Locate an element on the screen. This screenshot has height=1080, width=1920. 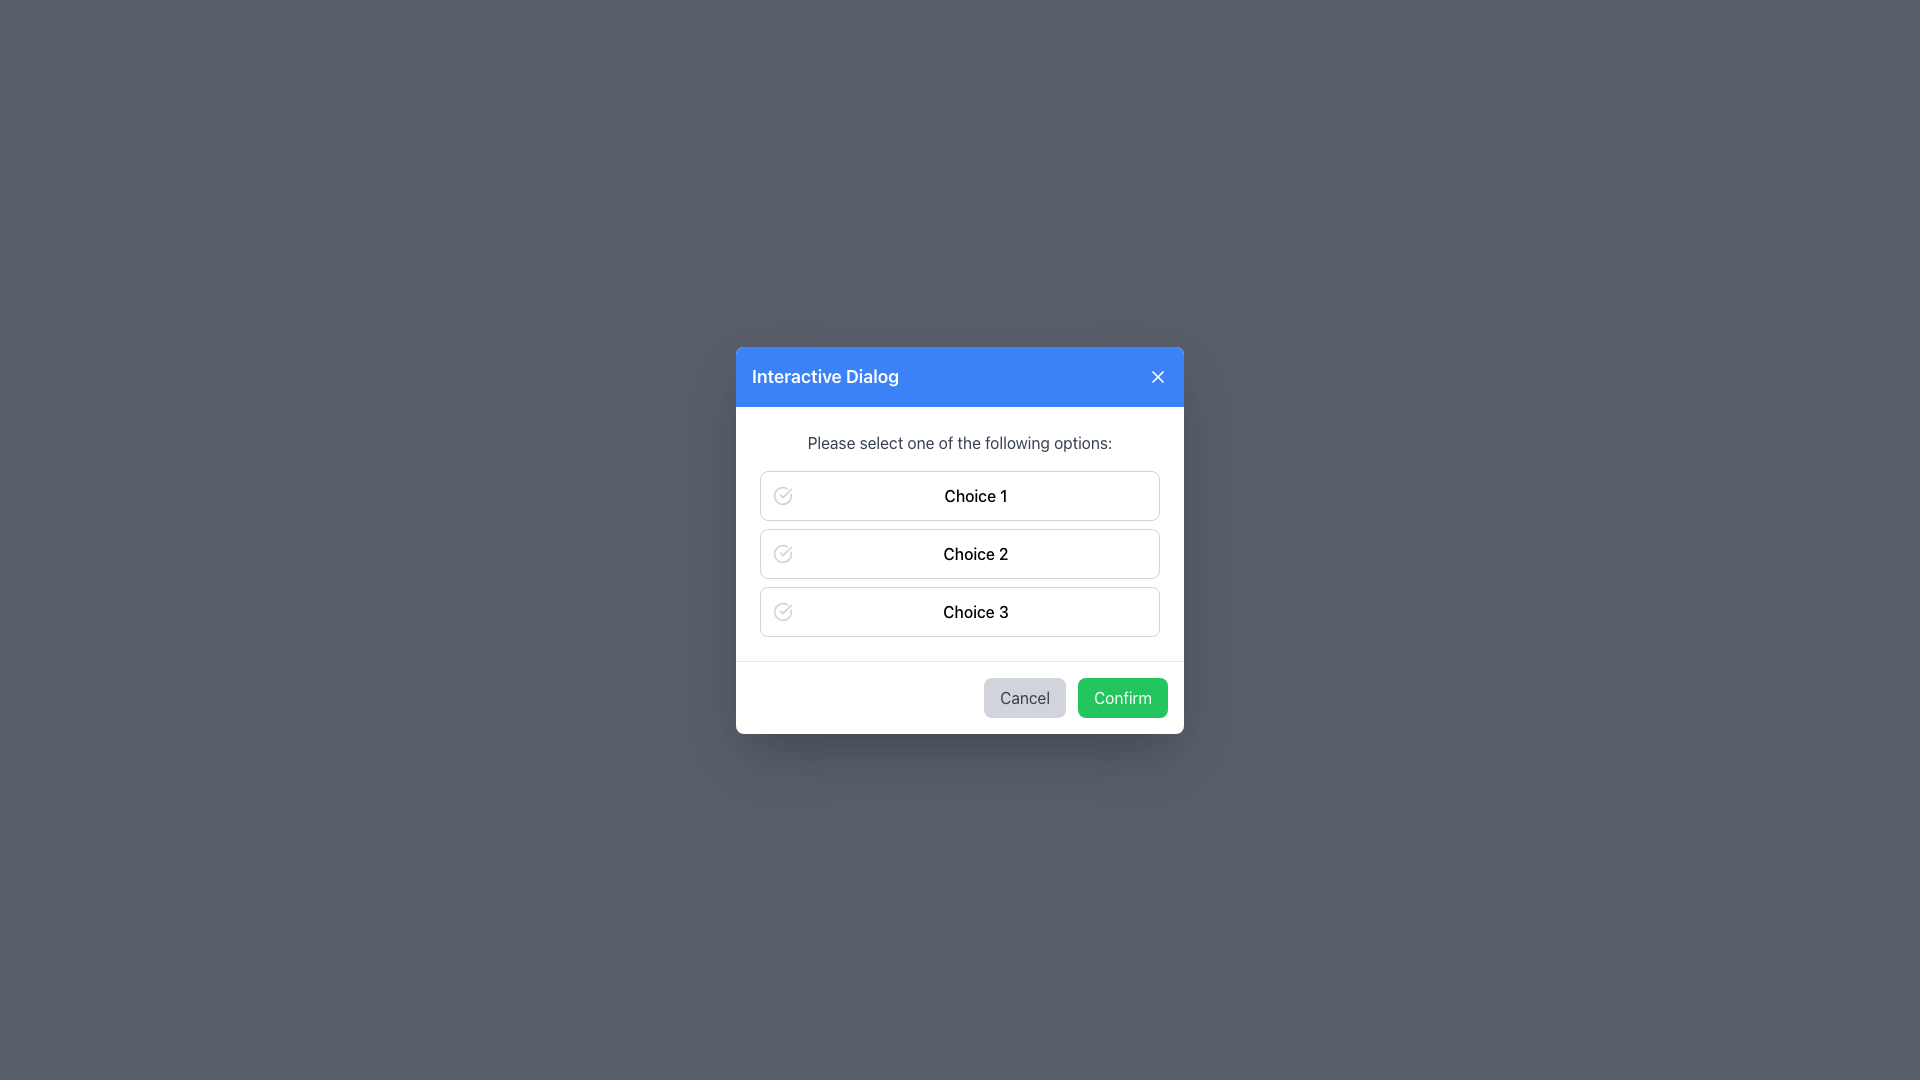
the 'Interactive Dialog' text label, which is prominently displayed in bold white font on a blue background at the top of a dialog box is located at coordinates (825, 376).